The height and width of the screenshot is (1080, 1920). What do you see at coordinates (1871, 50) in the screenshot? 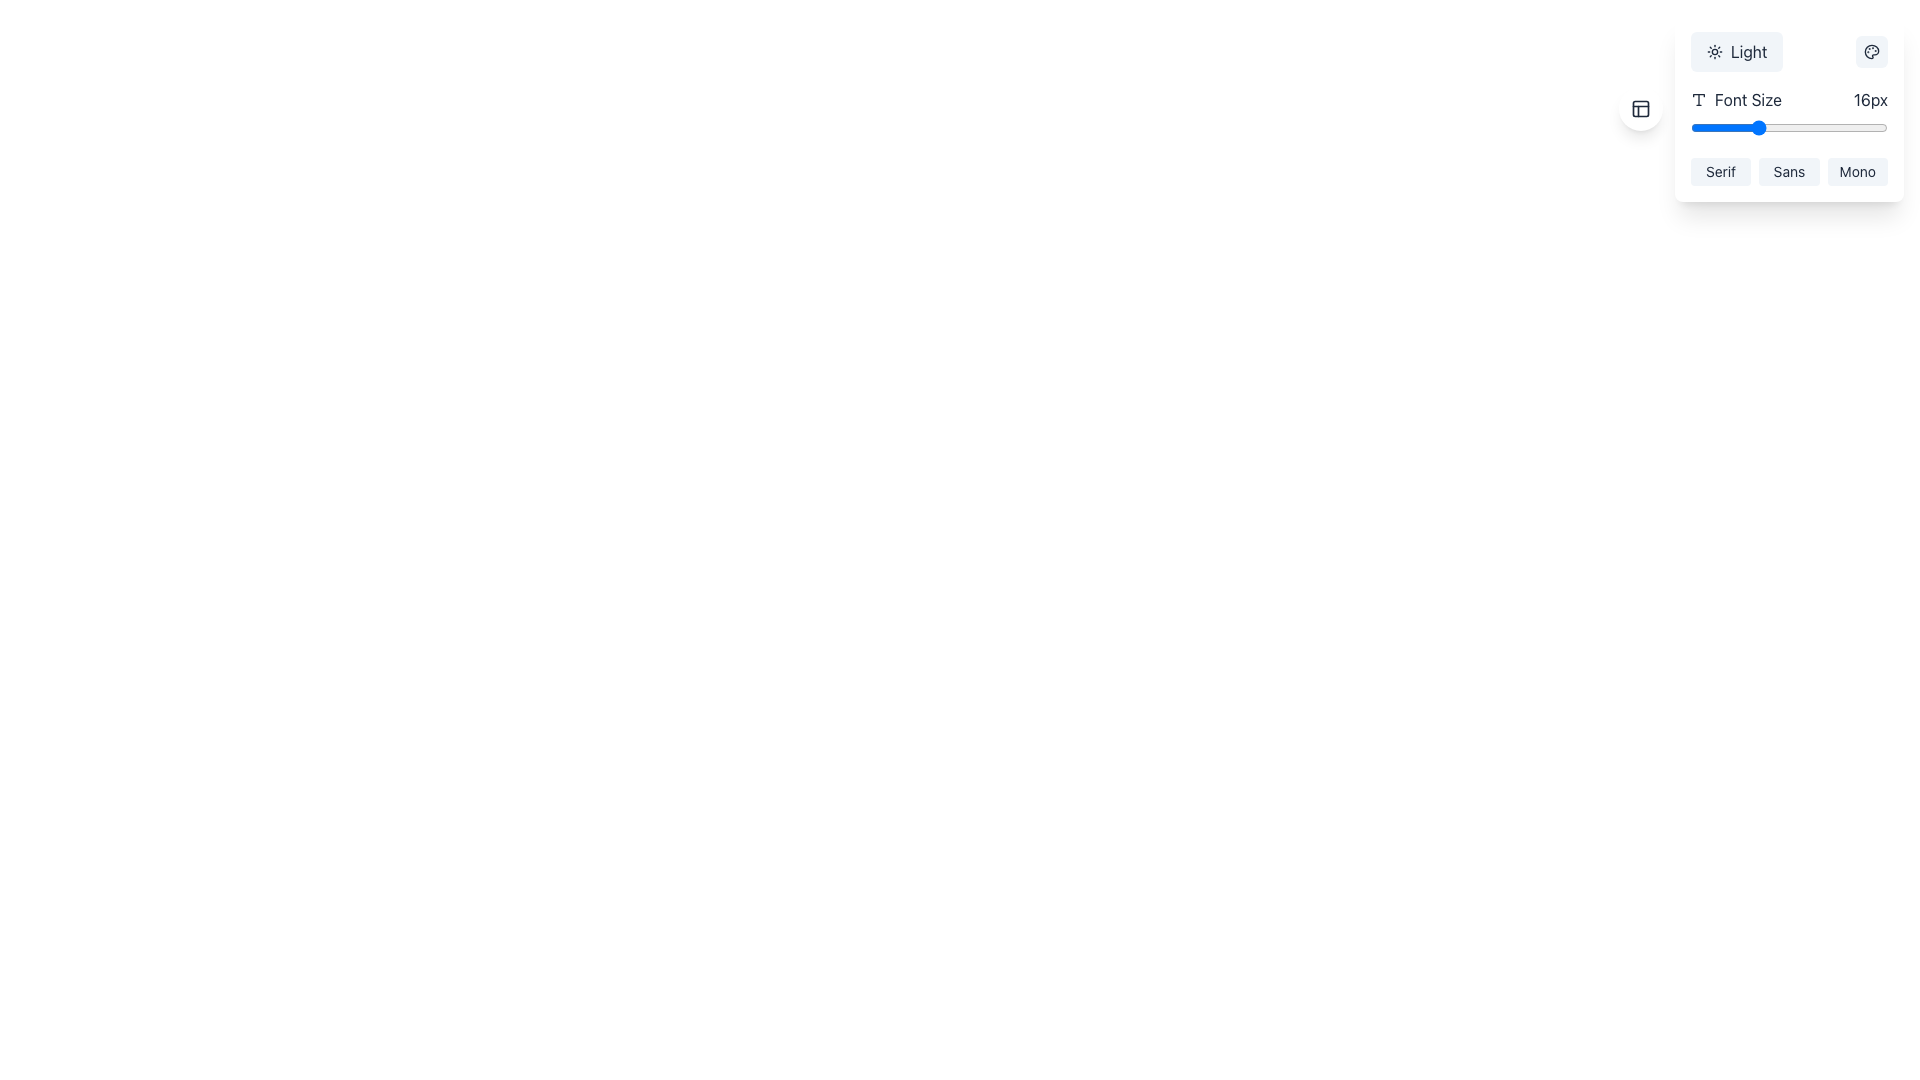
I see `the color adjustment icon located in the top-right corner of the UI, which serves as a visual representation for theme or color adjustments` at bounding box center [1871, 50].